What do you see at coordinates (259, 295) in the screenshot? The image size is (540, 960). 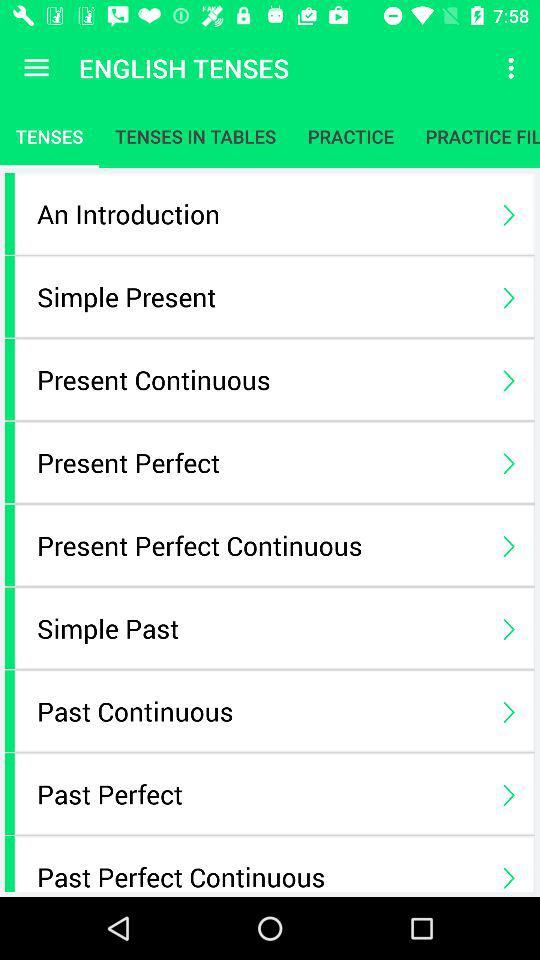 I see `the icon above the present continuous` at bounding box center [259, 295].